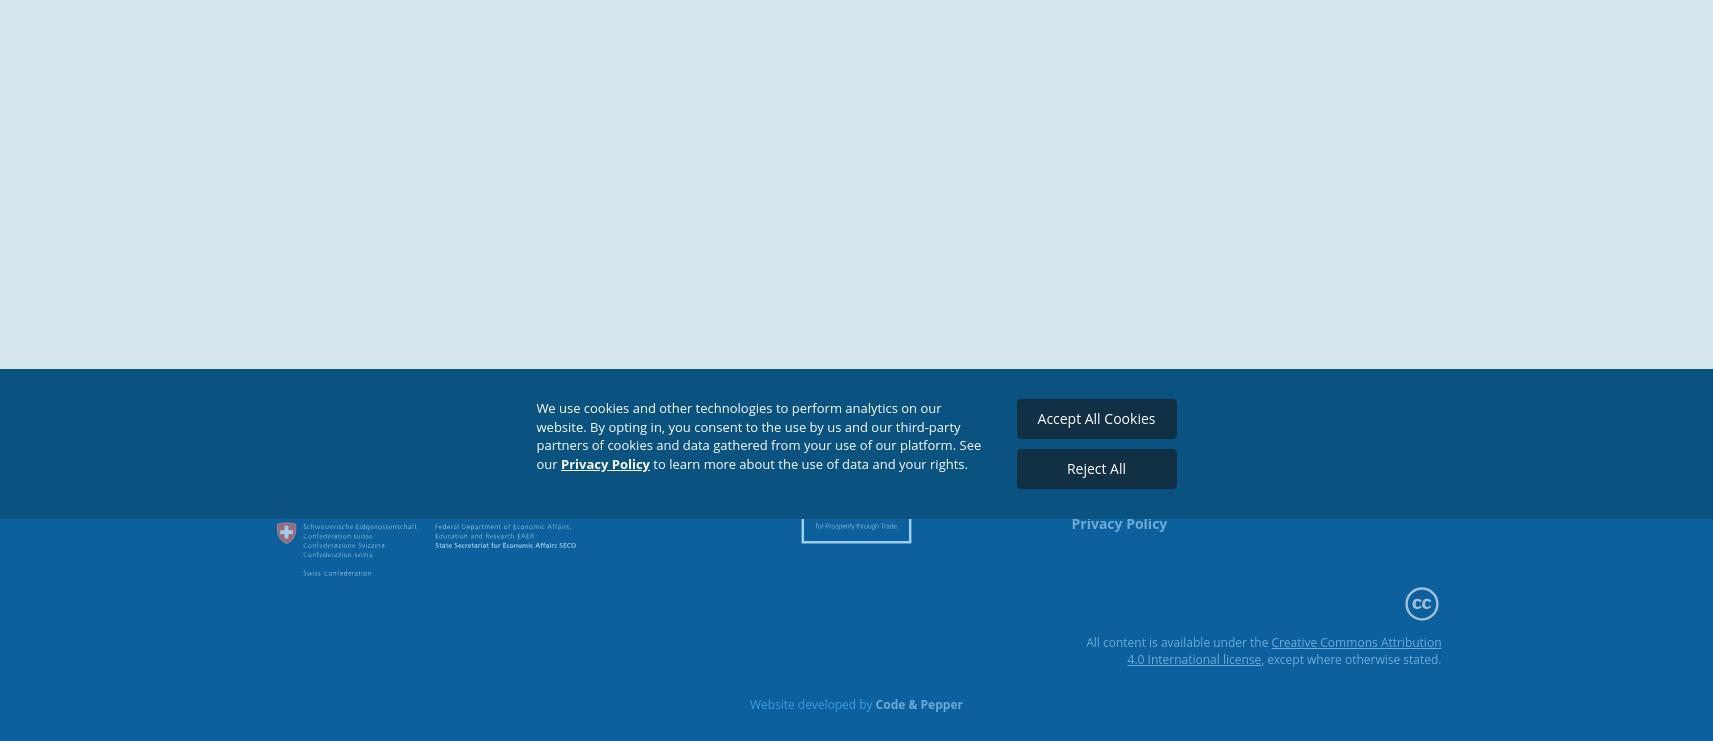  Describe the element at coordinates (1282, 484) in the screenshot. I see `'@gtalert'` at that location.